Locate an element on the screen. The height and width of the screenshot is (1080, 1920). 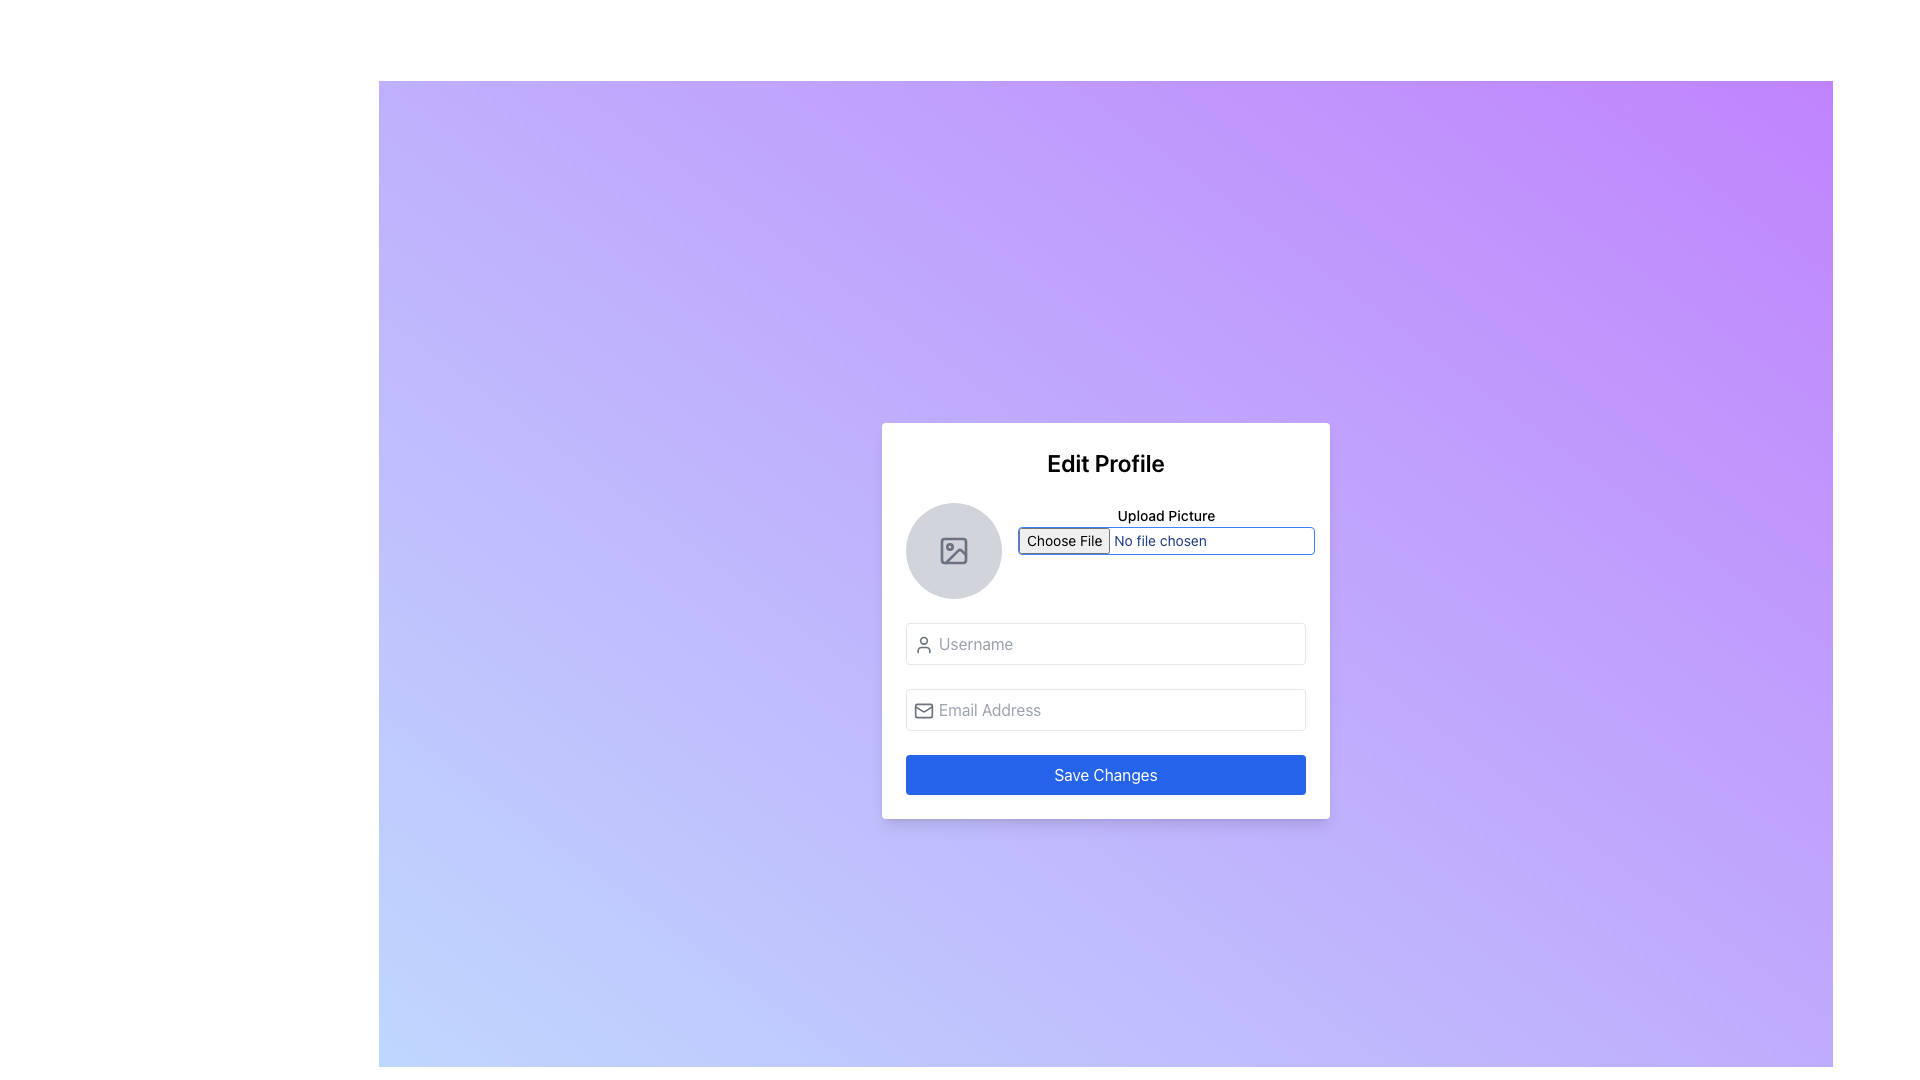
the email icon, which is a small gray envelope located to the left of the 'Email Address' text input field is located at coordinates (923, 709).